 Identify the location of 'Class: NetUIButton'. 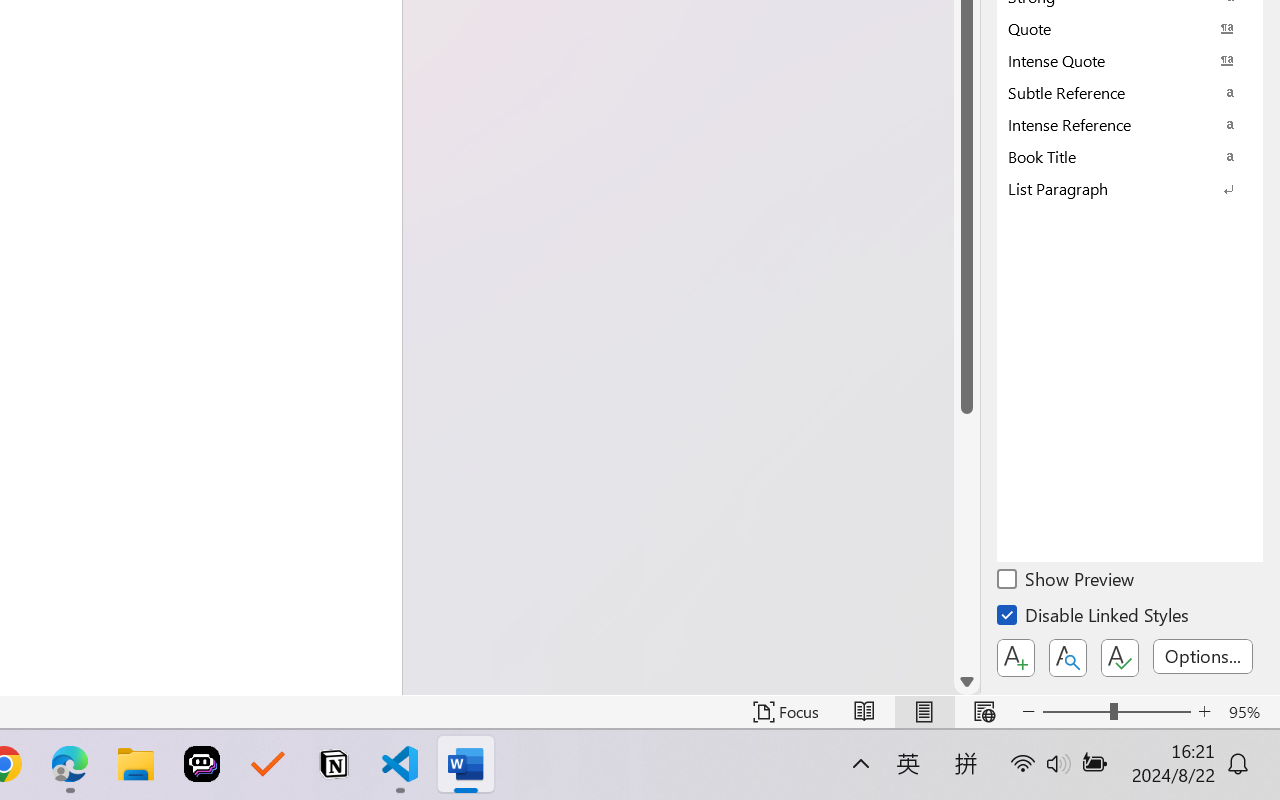
(1120, 657).